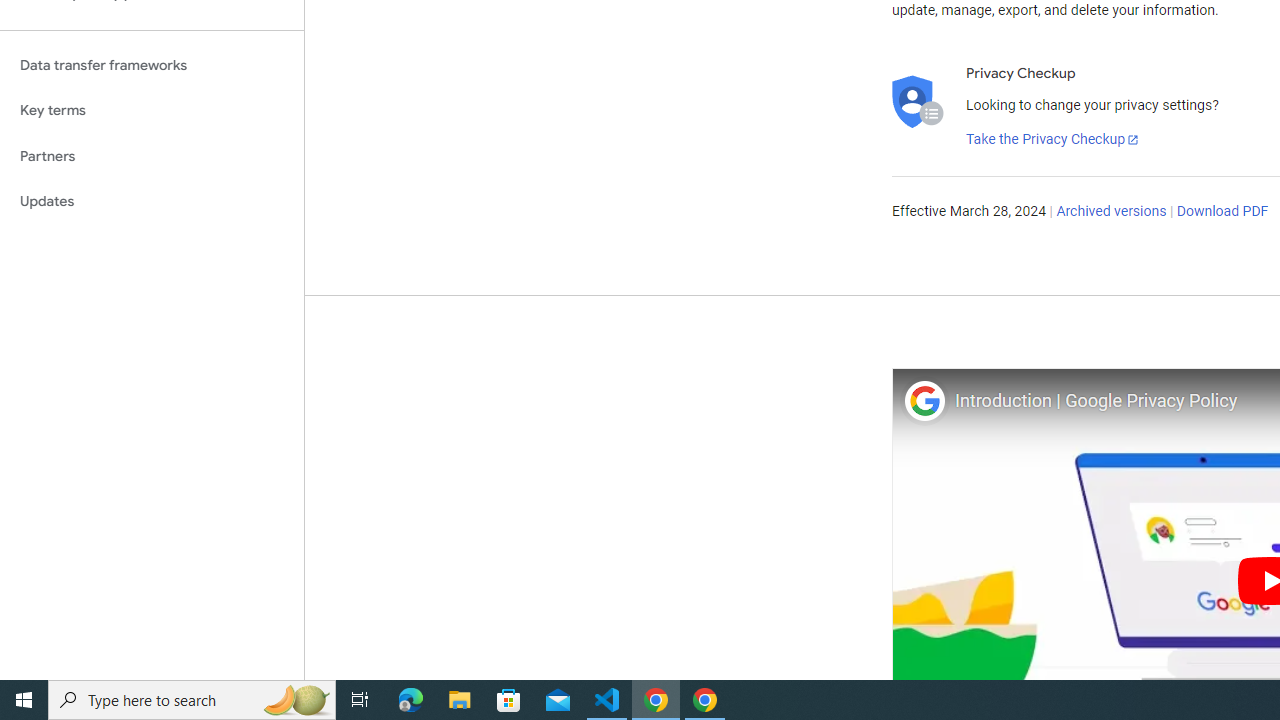 This screenshot has height=720, width=1280. What do you see at coordinates (151, 110) in the screenshot?
I see `'Key terms'` at bounding box center [151, 110].